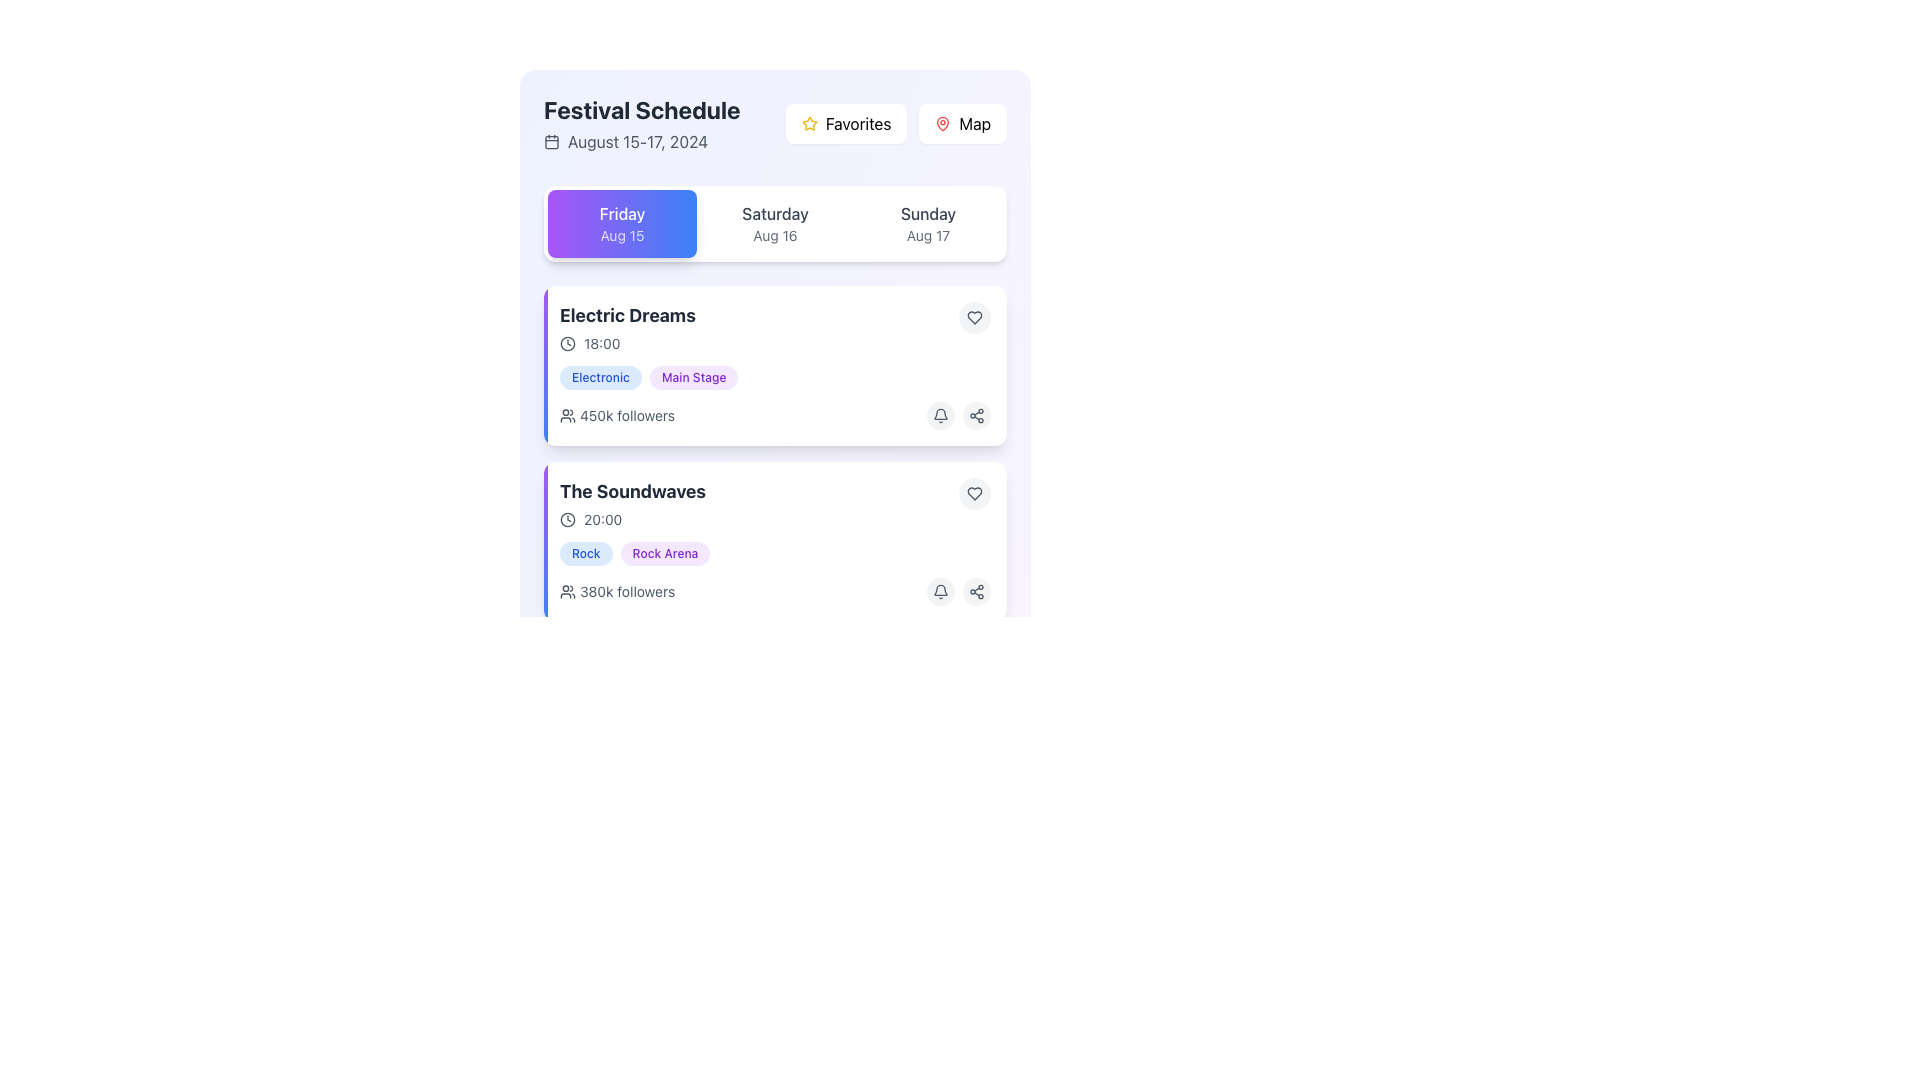 The image size is (1920, 1080). What do you see at coordinates (774, 378) in the screenshot?
I see `the Tag section containing multiple labeled badges for the 'Electronic' genre and 'Main Stage' venue, located below 'Electric Dreams' and '18:00', and above '450k followers'` at bounding box center [774, 378].